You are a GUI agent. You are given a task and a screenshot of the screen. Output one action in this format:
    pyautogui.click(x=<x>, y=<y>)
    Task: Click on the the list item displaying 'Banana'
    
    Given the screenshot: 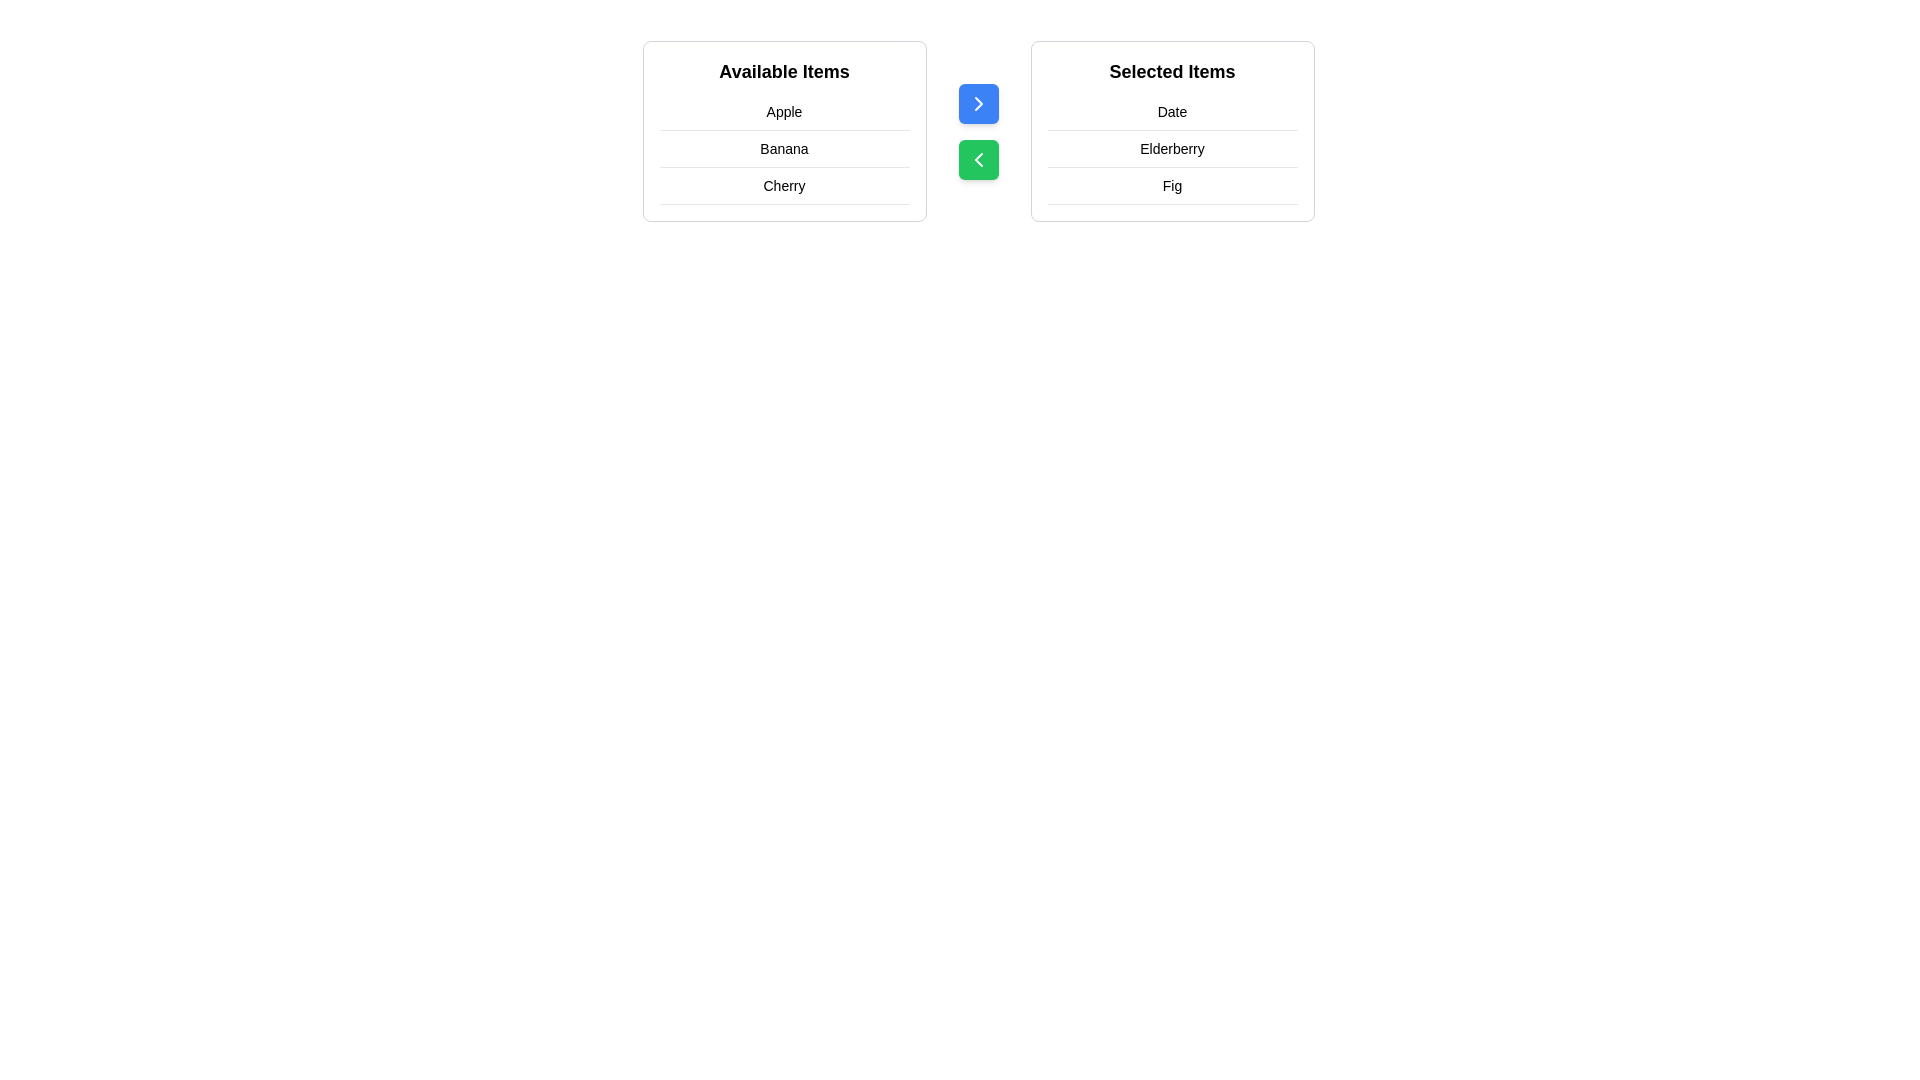 What is the action you would take?
    pyautogui.click(x=783, y=148)
    